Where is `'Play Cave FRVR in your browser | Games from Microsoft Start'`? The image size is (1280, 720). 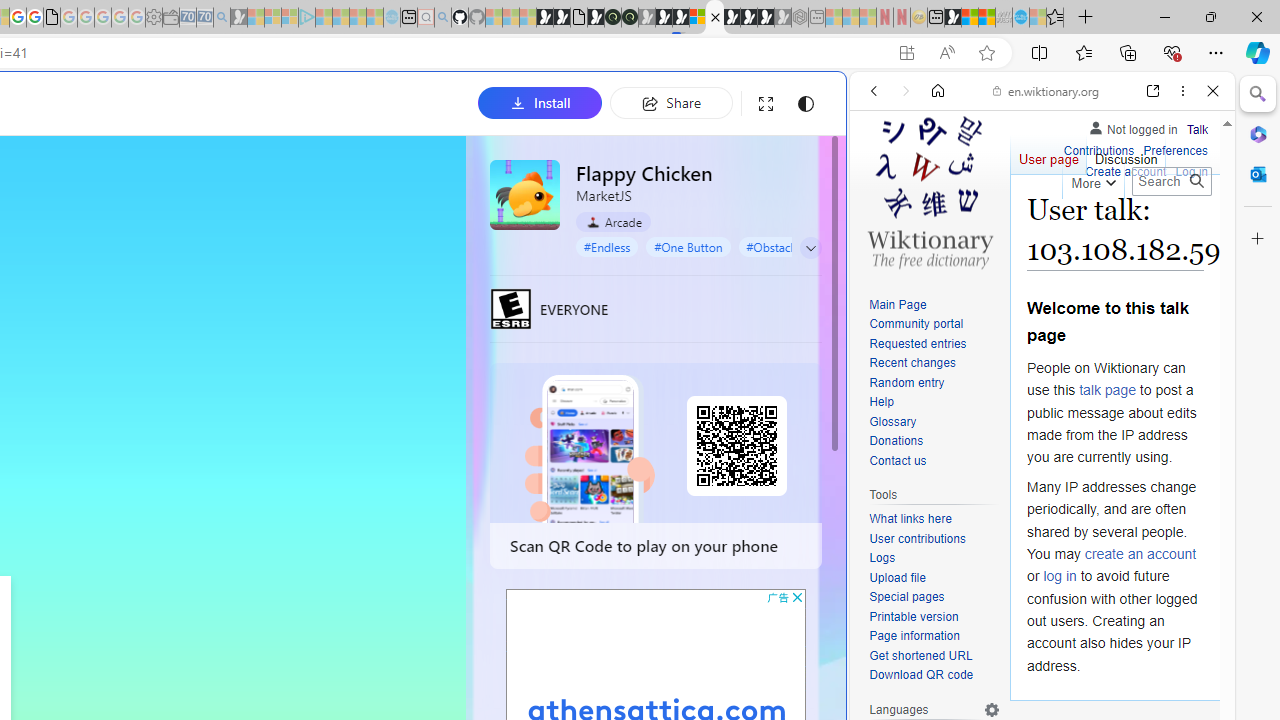 'Play Cave FRVR in your browser | Games from Microsoft Start' is located at coordinates (663, 17).